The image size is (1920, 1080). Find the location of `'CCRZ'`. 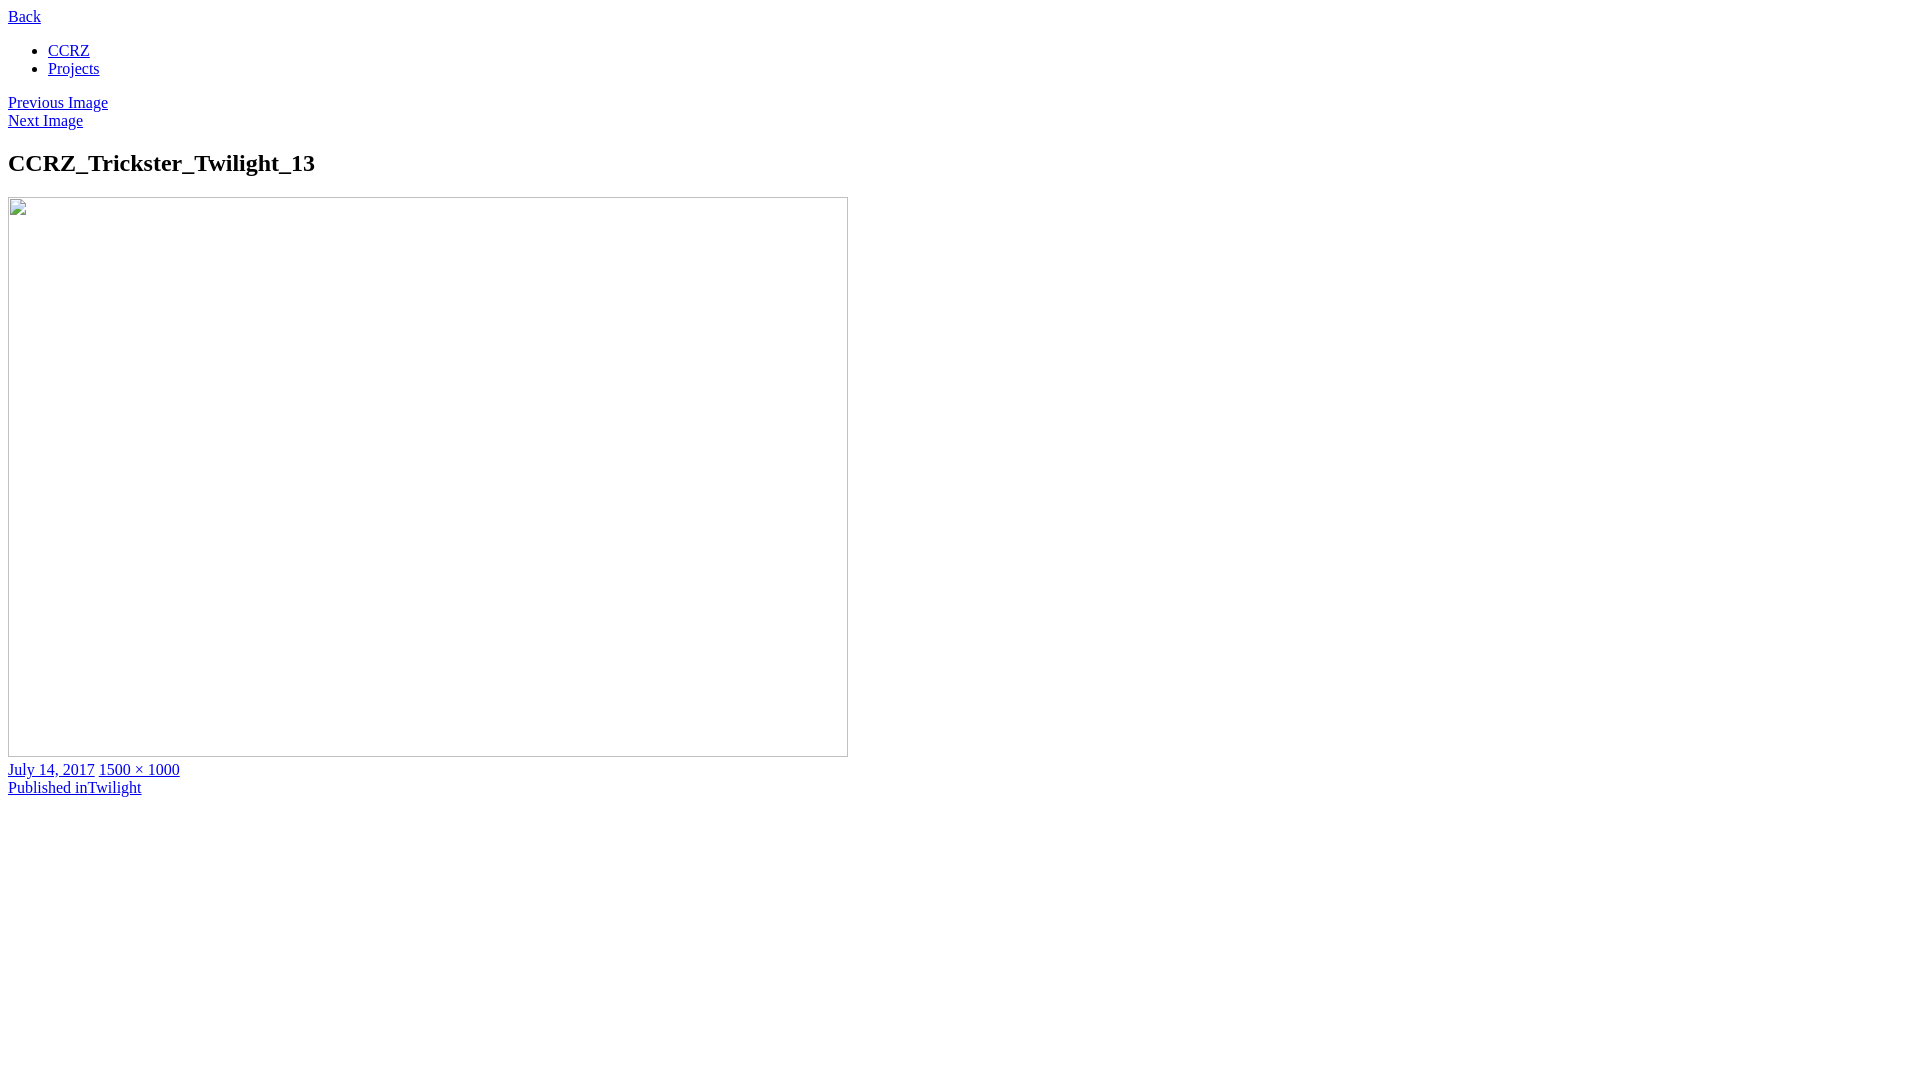

'CCRZ' is located at coordinates (68, 49).